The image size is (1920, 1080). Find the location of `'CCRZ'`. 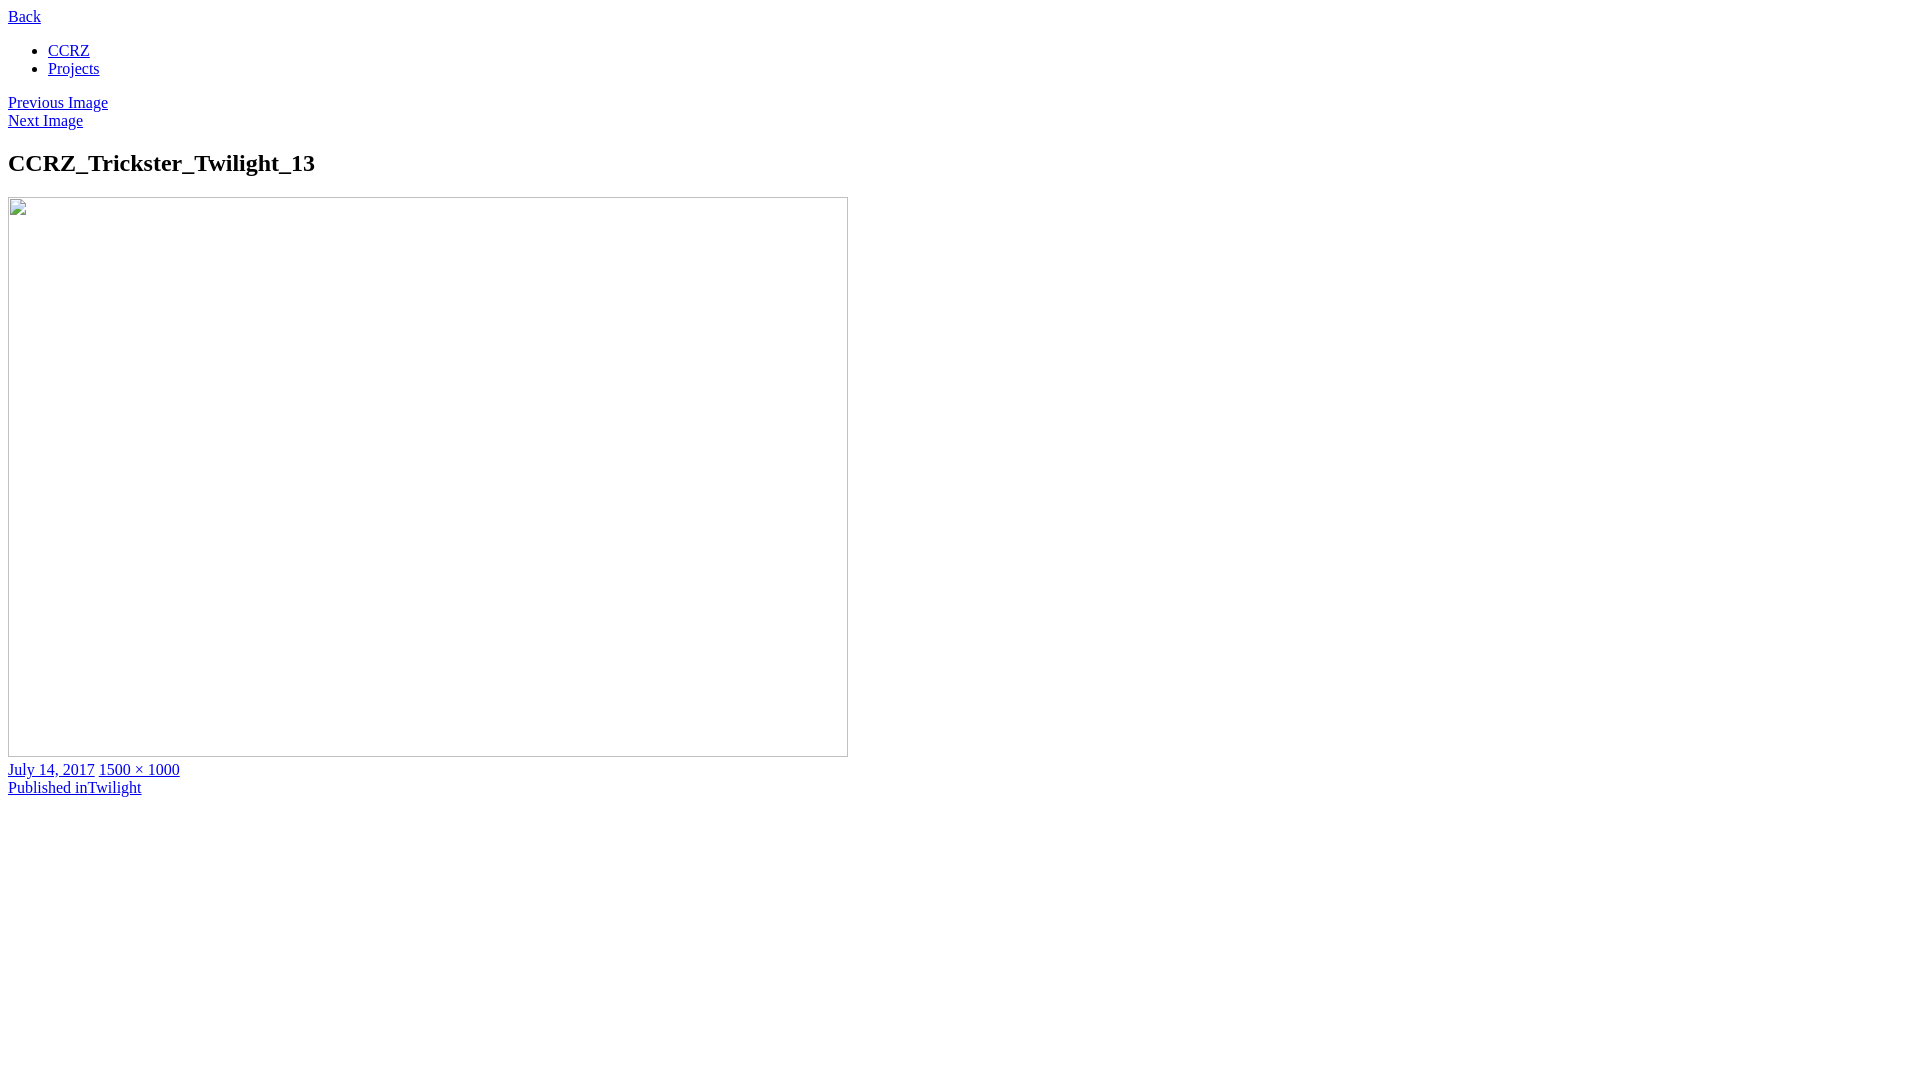

'CCRZ' is located at coordinates (68, 49).